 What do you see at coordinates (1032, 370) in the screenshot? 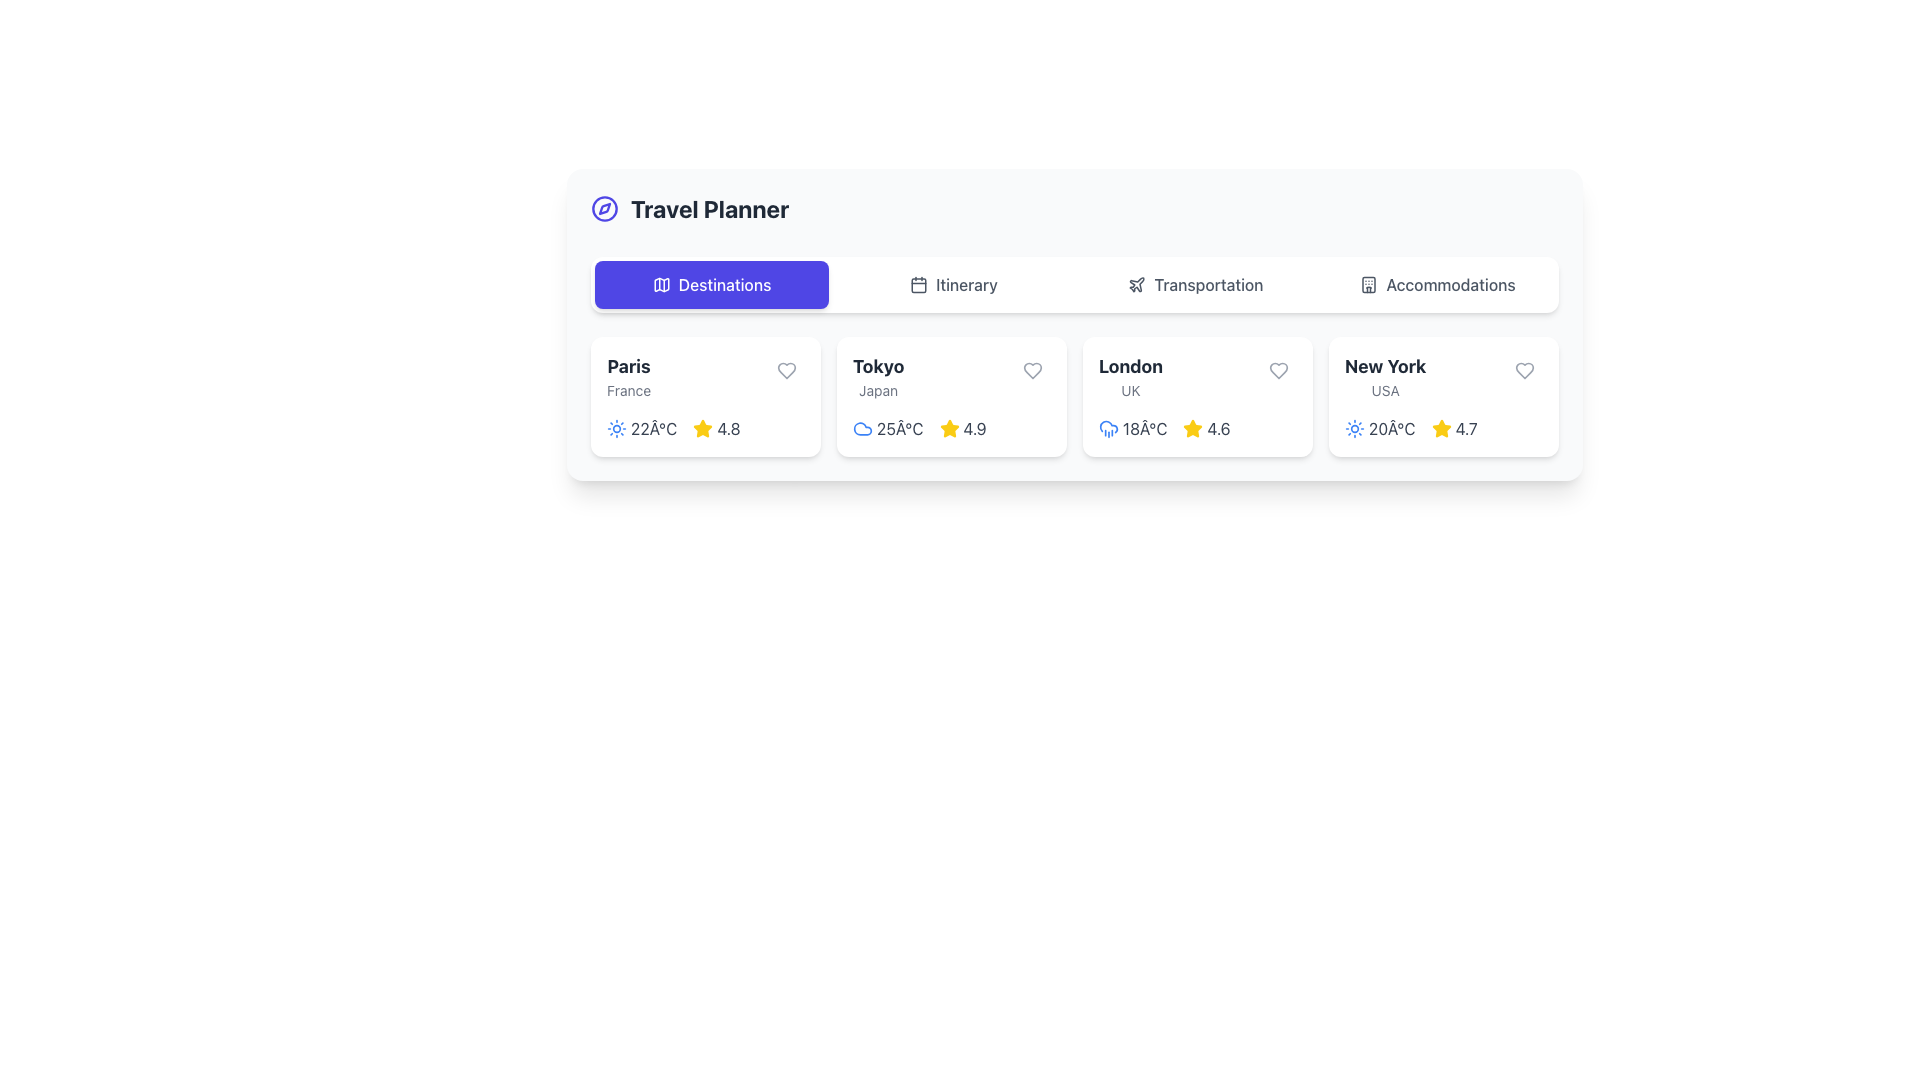
I see `the heart-shaped interactive icon located in the top-right corner of the card labeled 'Tokyo, Japan' to favorite this destination` at bounding box center [1032, 370].